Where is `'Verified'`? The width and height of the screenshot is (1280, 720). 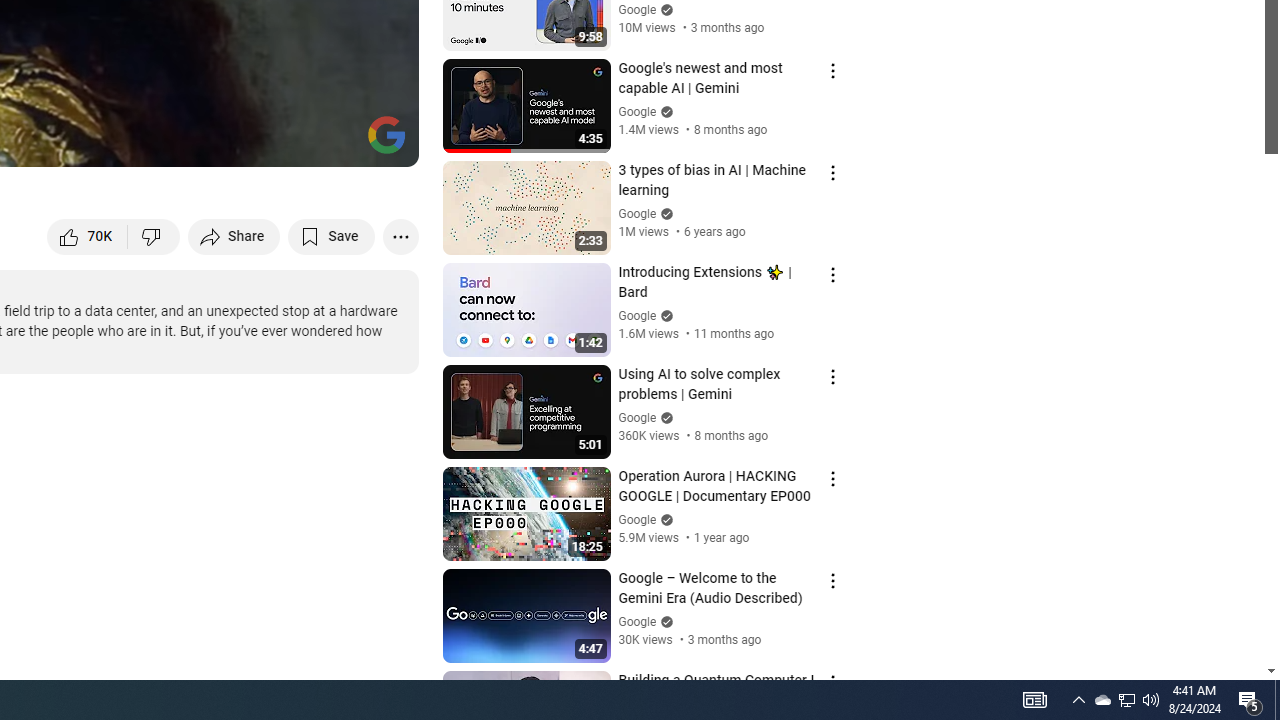 'Verified' is located at coordinates (664, 620).